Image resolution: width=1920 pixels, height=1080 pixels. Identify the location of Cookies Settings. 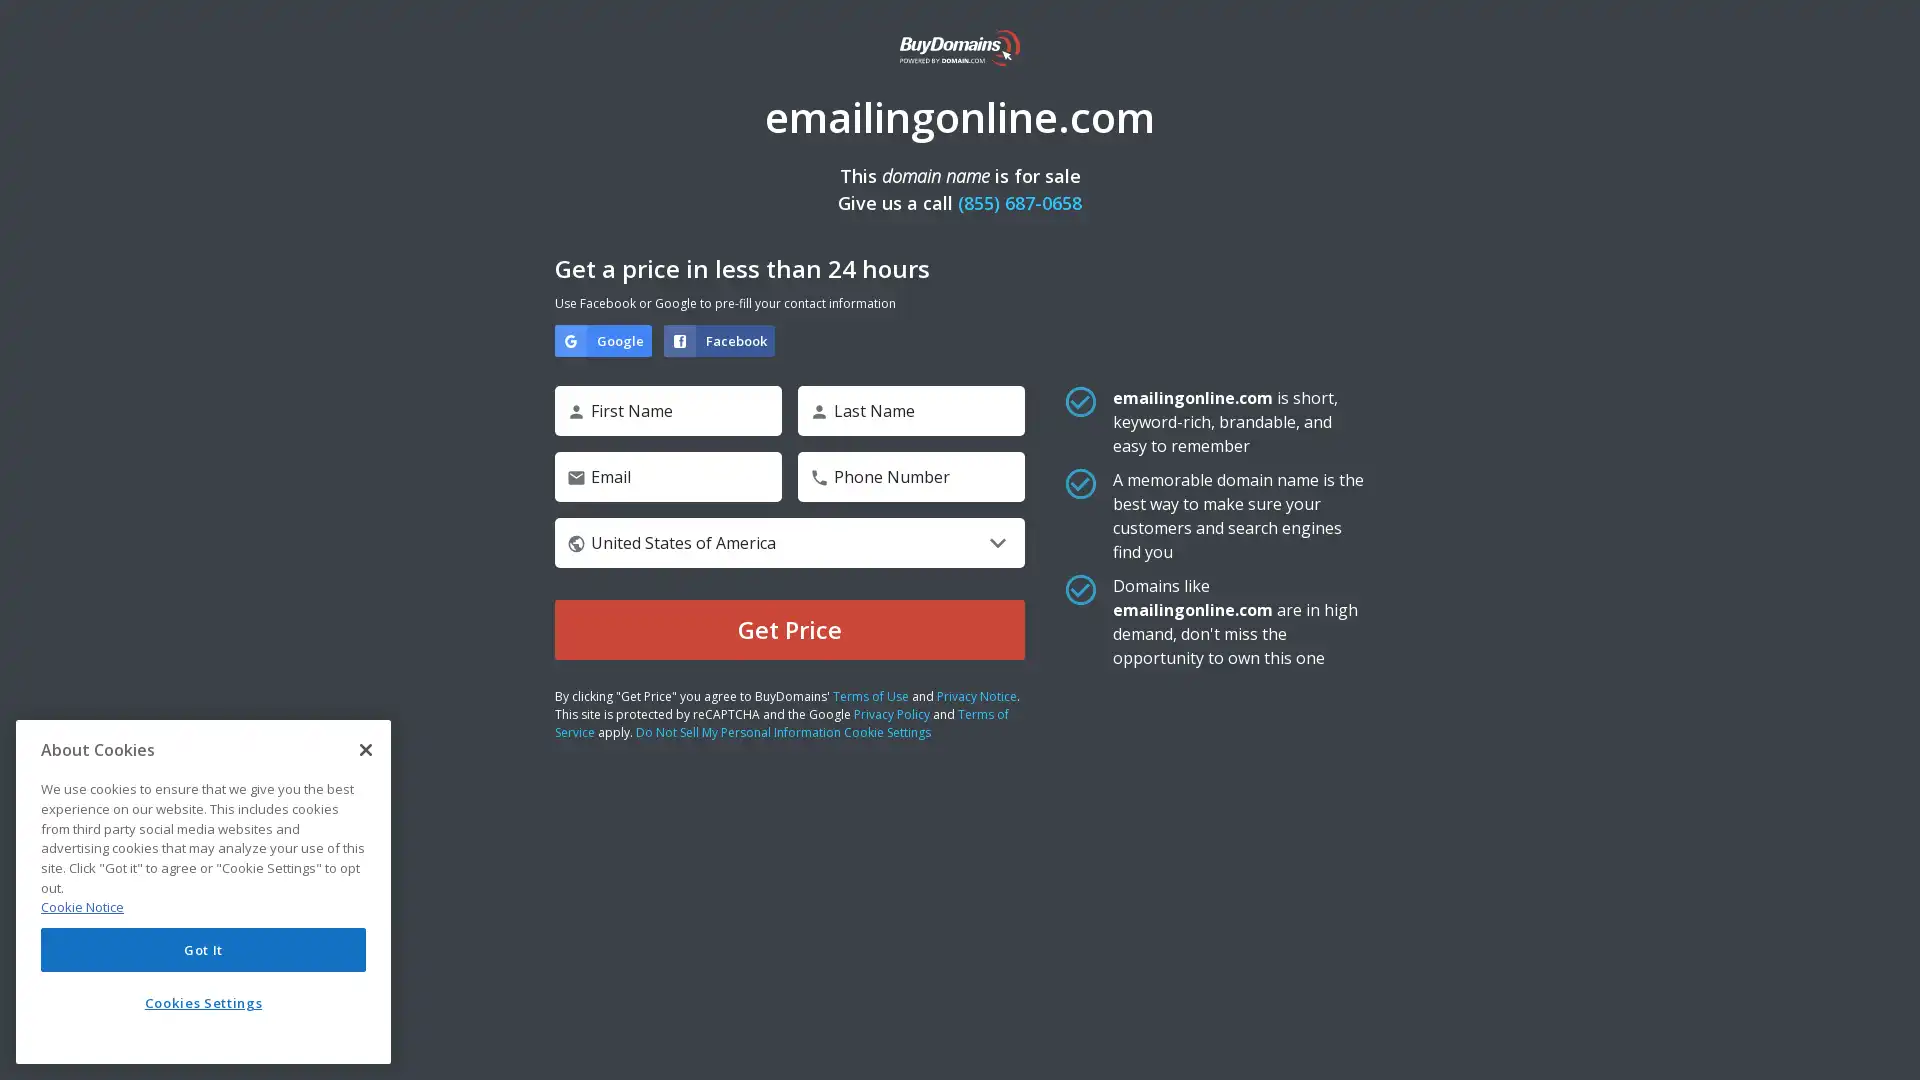
(203, 1002).